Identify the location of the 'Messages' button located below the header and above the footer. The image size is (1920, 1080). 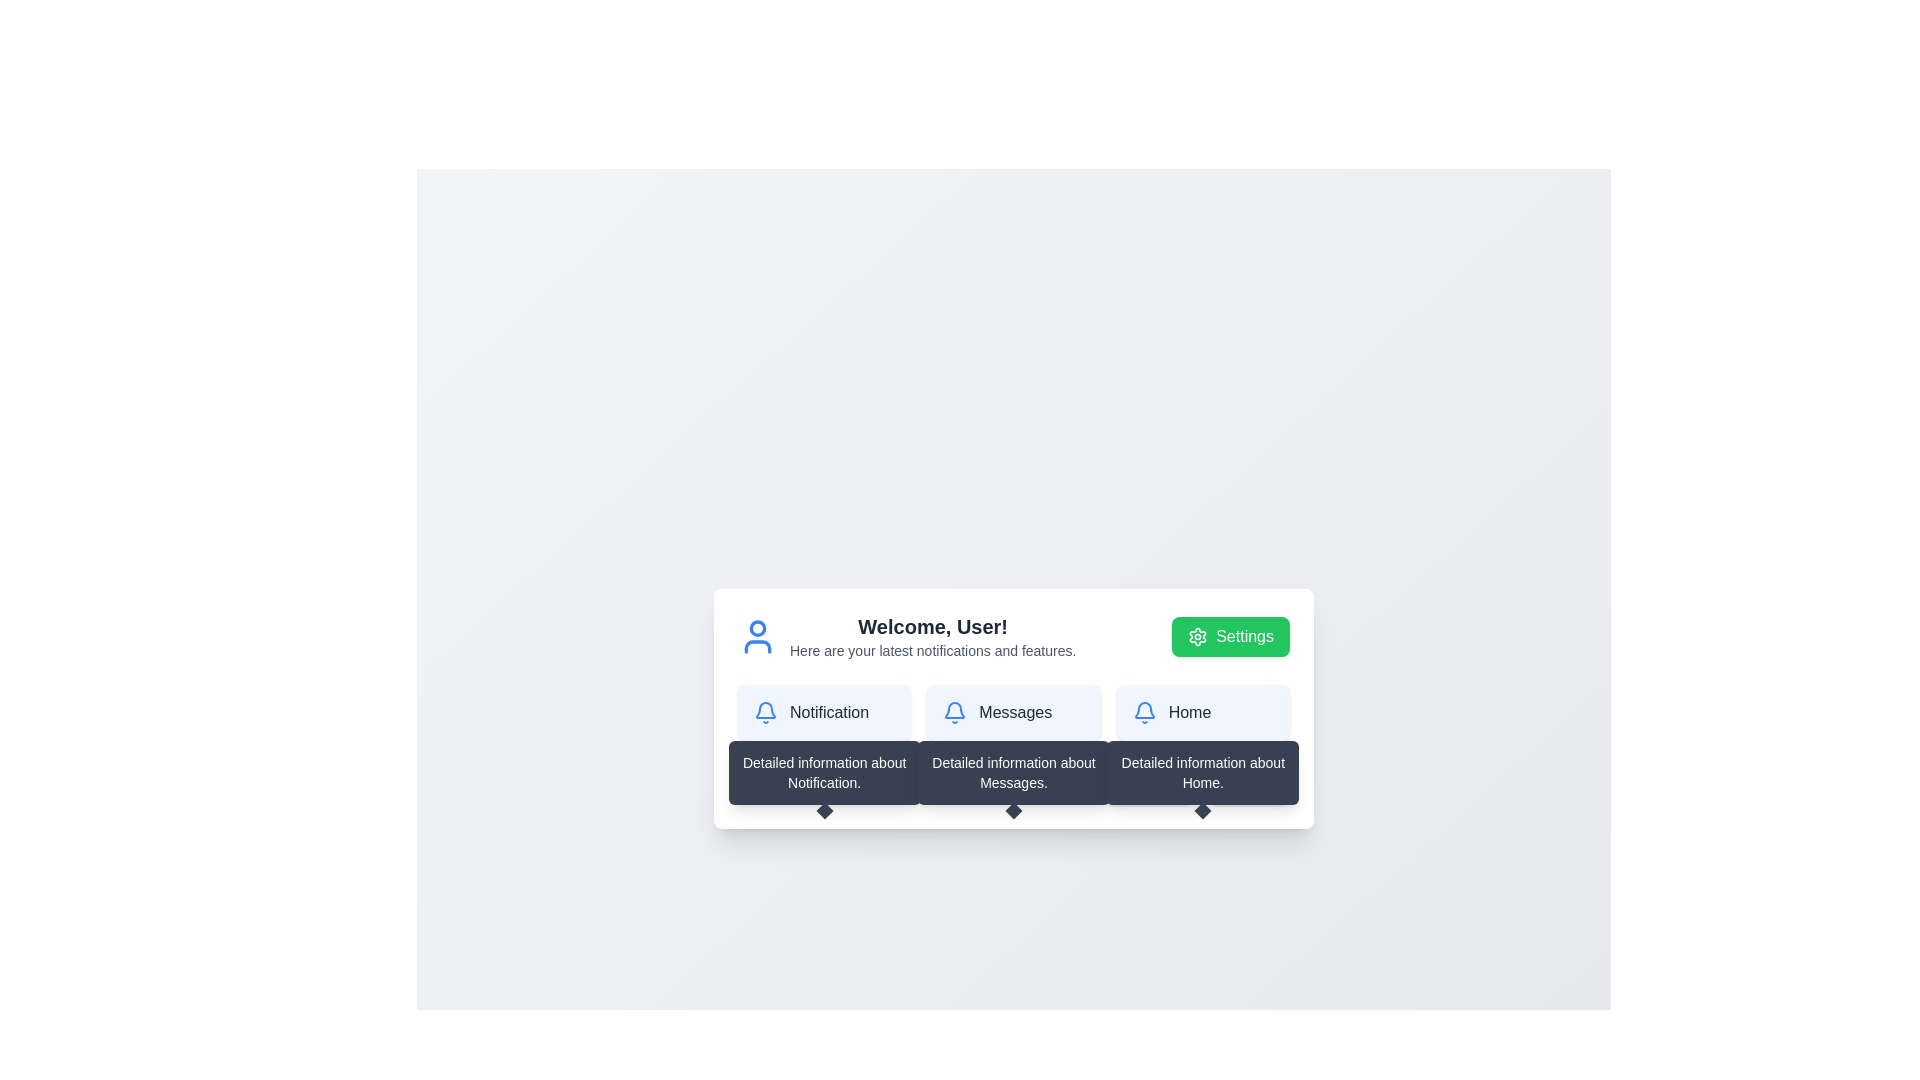
(1013, 712).